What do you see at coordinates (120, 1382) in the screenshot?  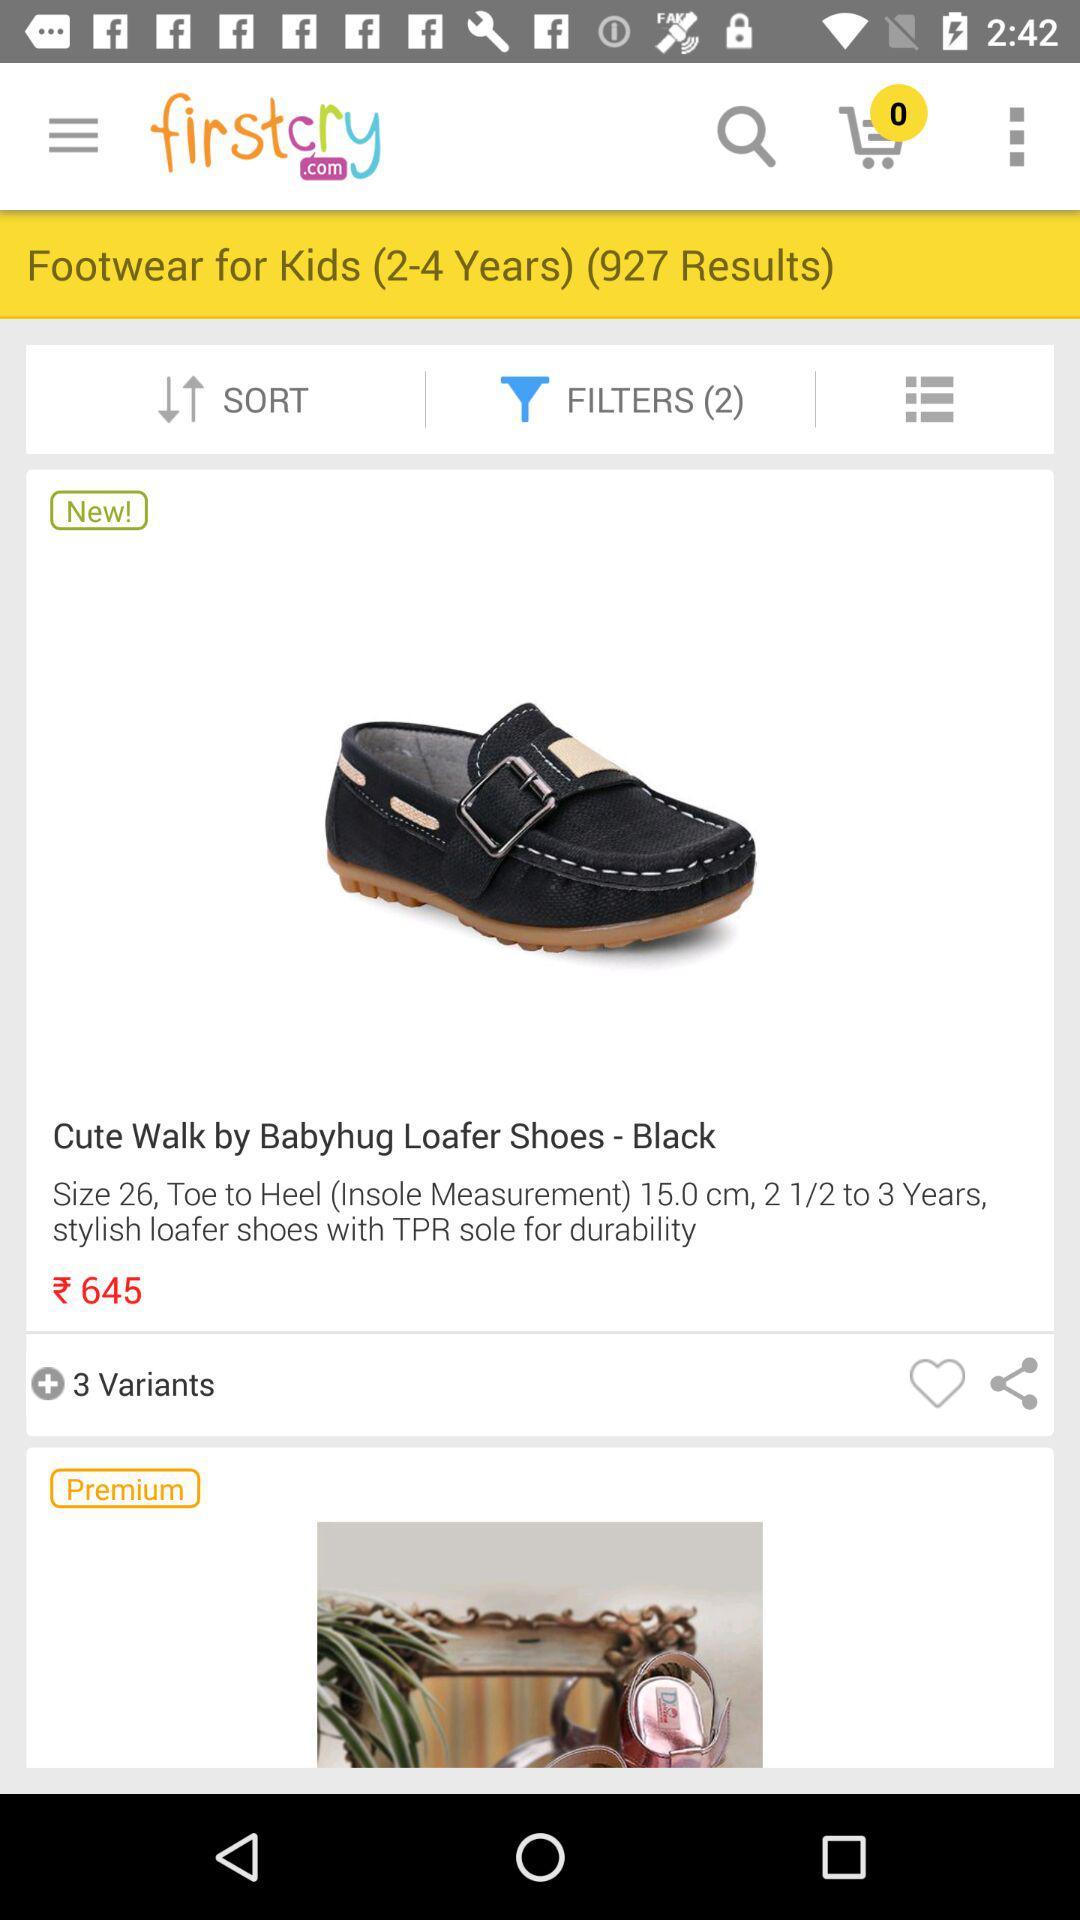 I see `the icon above premium` at bounding box center [120, 1382].